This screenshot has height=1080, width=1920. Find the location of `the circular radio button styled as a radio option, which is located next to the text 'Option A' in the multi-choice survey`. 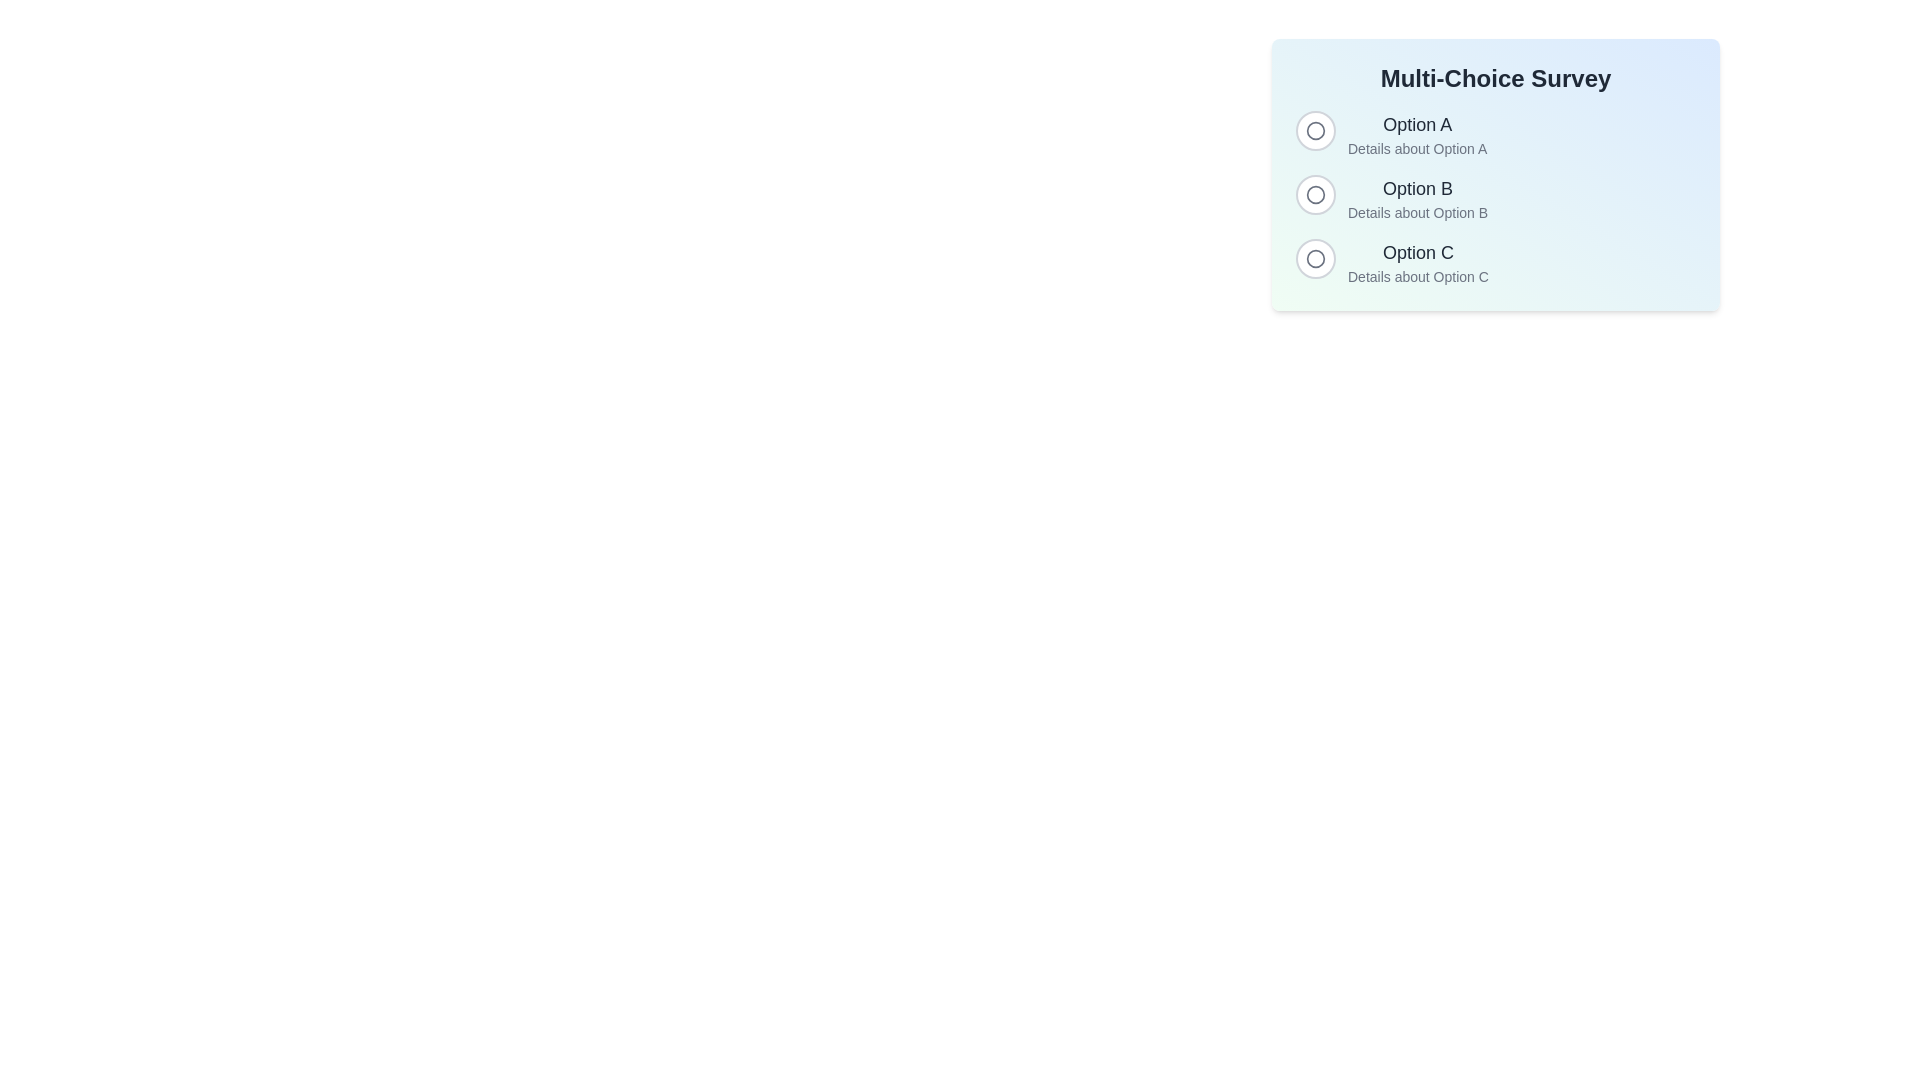

the circular radio button styled as a radio option, which is located next to the text 'Option A' in the multi-choice survey is located at coordinates (1315, 131).